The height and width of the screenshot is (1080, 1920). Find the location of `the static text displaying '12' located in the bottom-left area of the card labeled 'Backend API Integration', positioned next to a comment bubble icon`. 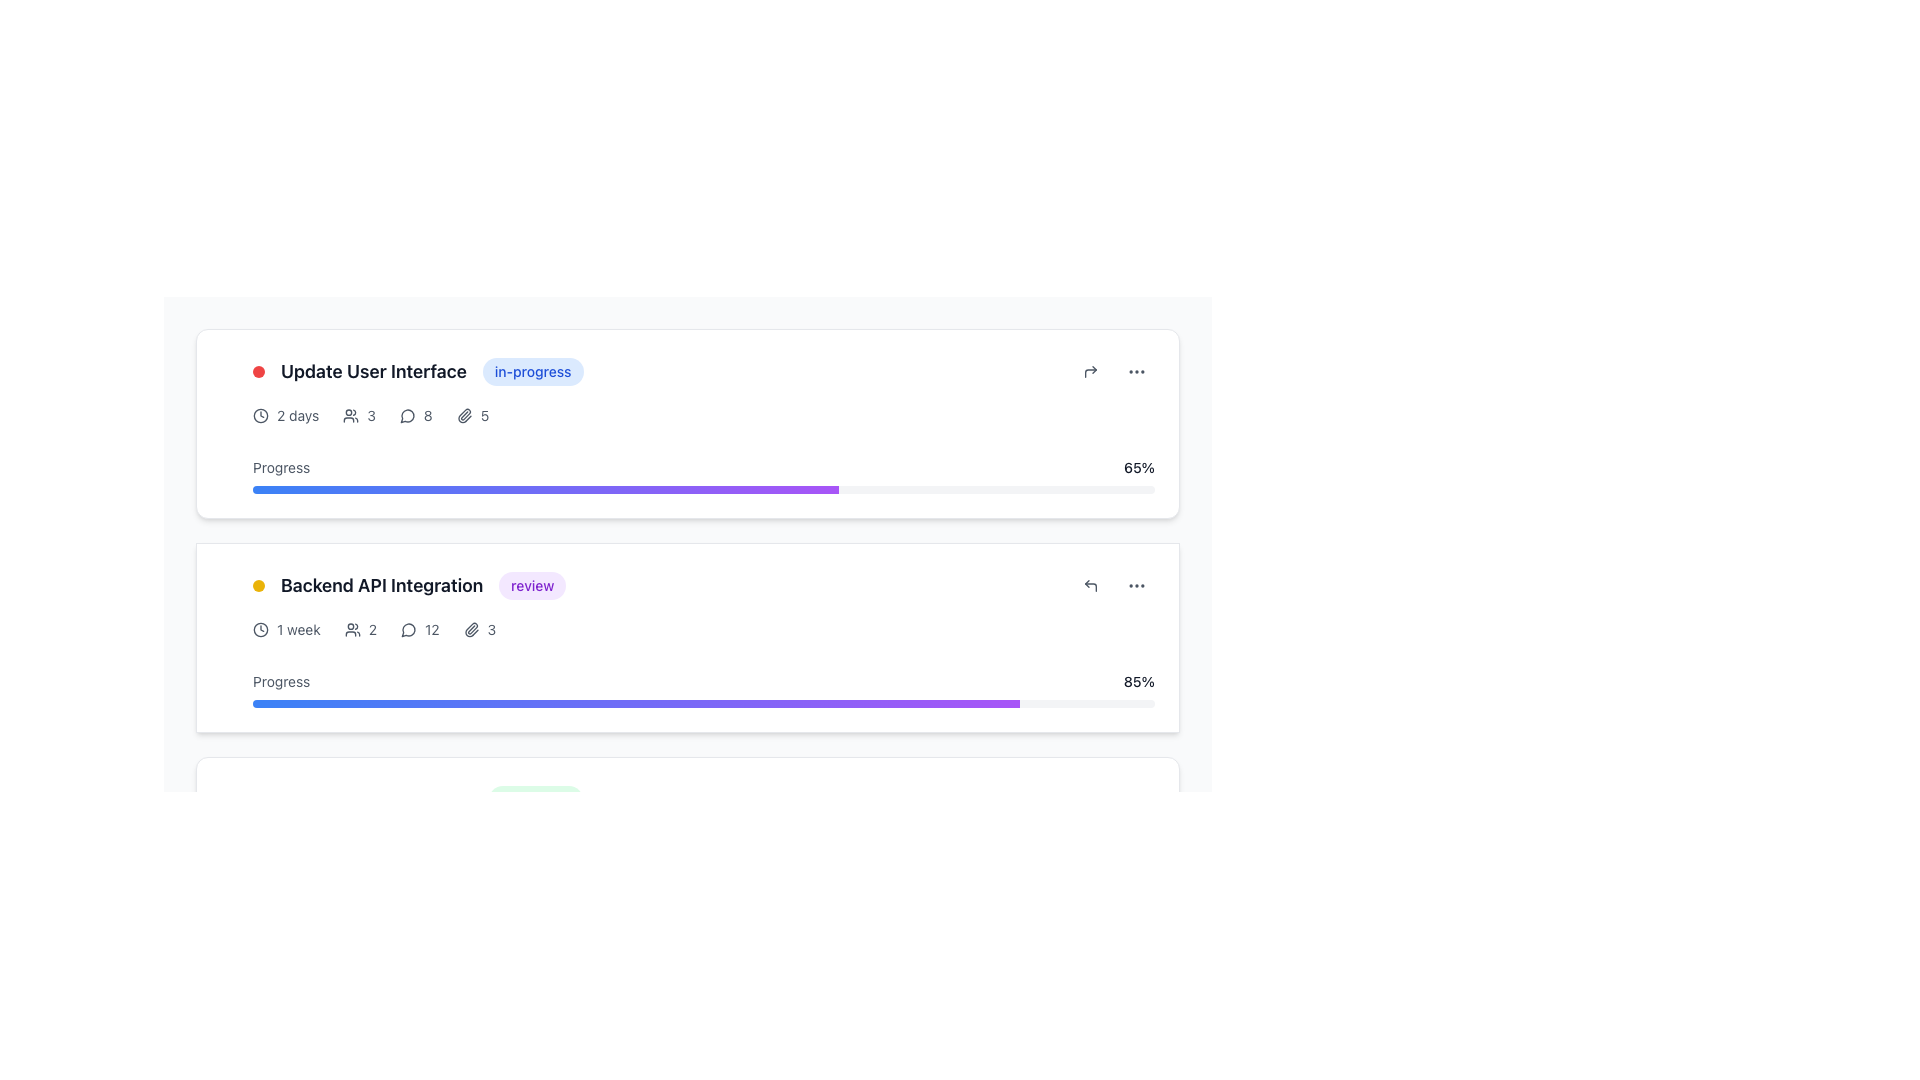

the static text displaying '12' located in the bottom-left area of the card labeled 'Backend API Integration', positioned next to a comment bubble icon is located at coordinates (431, 628).